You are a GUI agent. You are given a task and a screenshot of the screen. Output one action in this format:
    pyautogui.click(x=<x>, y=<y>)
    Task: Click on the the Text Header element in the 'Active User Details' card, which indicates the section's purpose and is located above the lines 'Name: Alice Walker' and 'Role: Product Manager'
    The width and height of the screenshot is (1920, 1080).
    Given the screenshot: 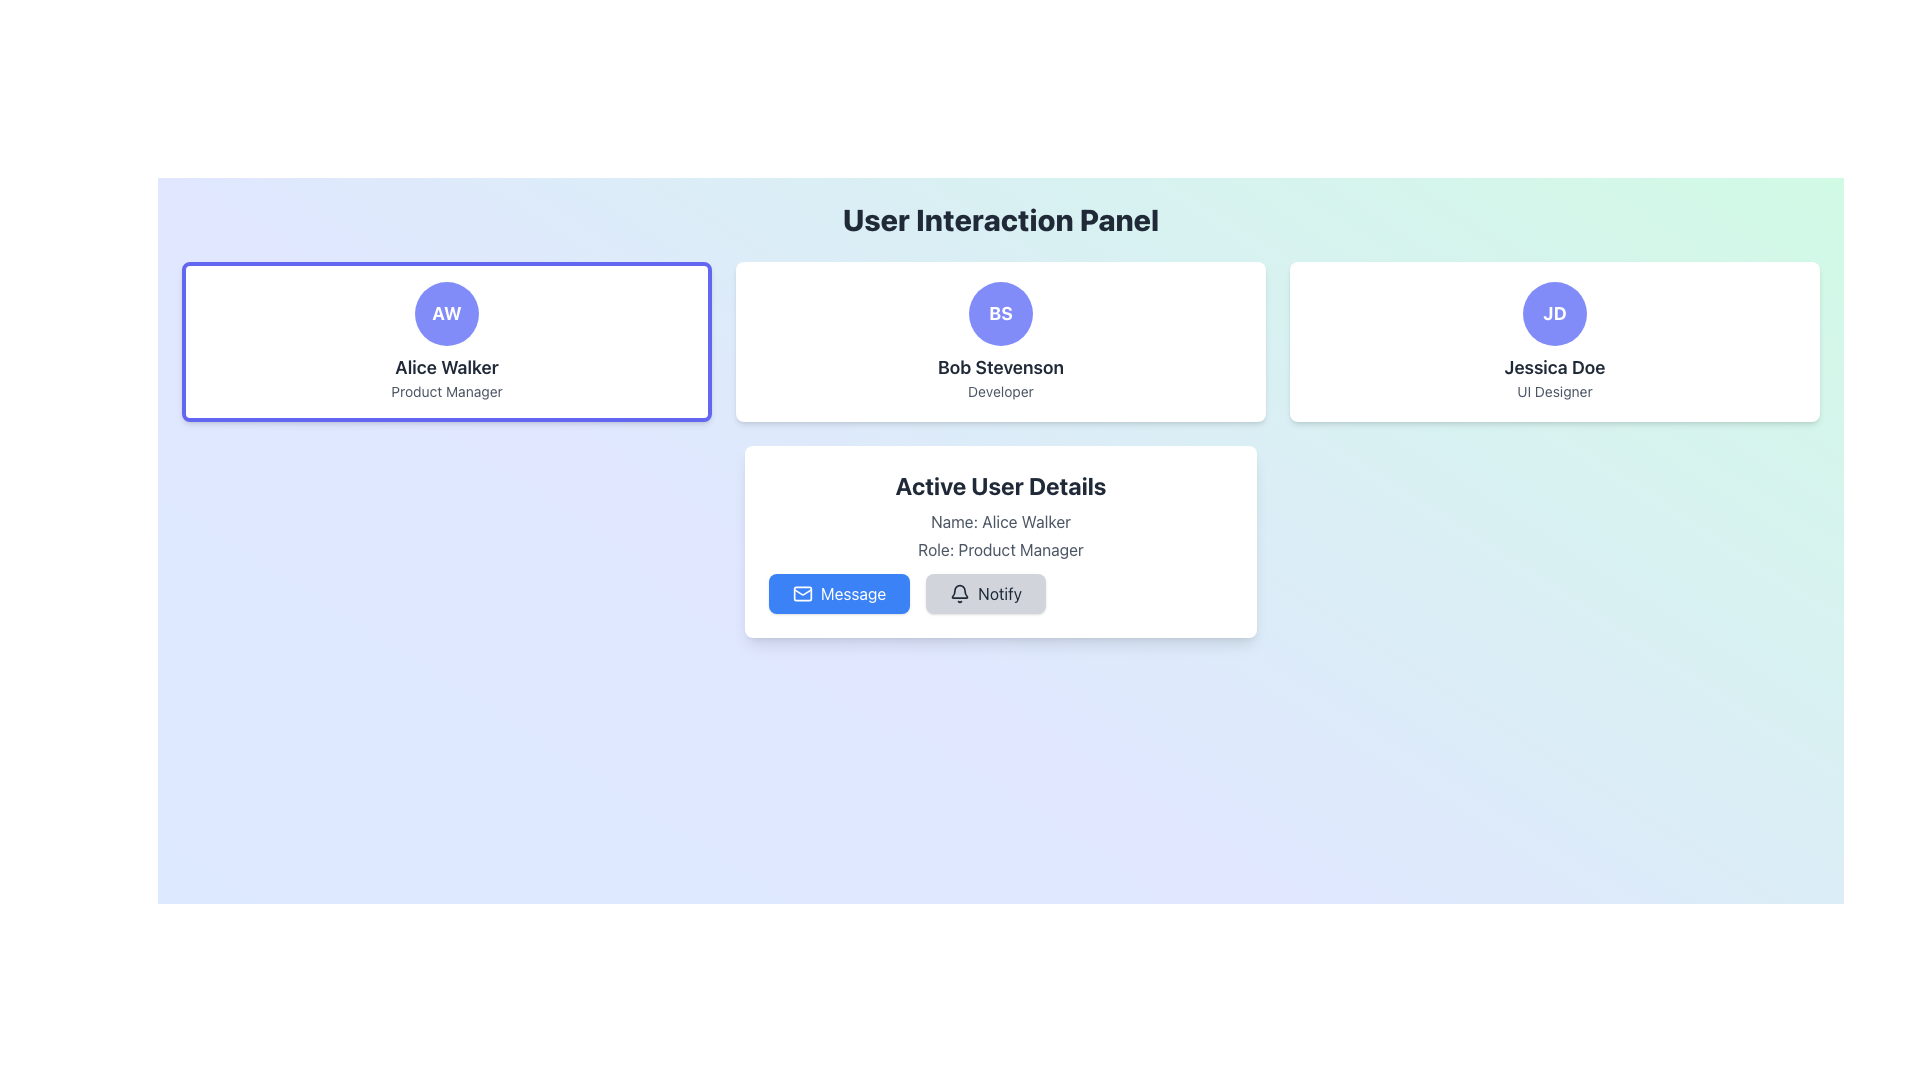 What is the action you would take?
    pyautogui.click(x=1001, y=486)
    